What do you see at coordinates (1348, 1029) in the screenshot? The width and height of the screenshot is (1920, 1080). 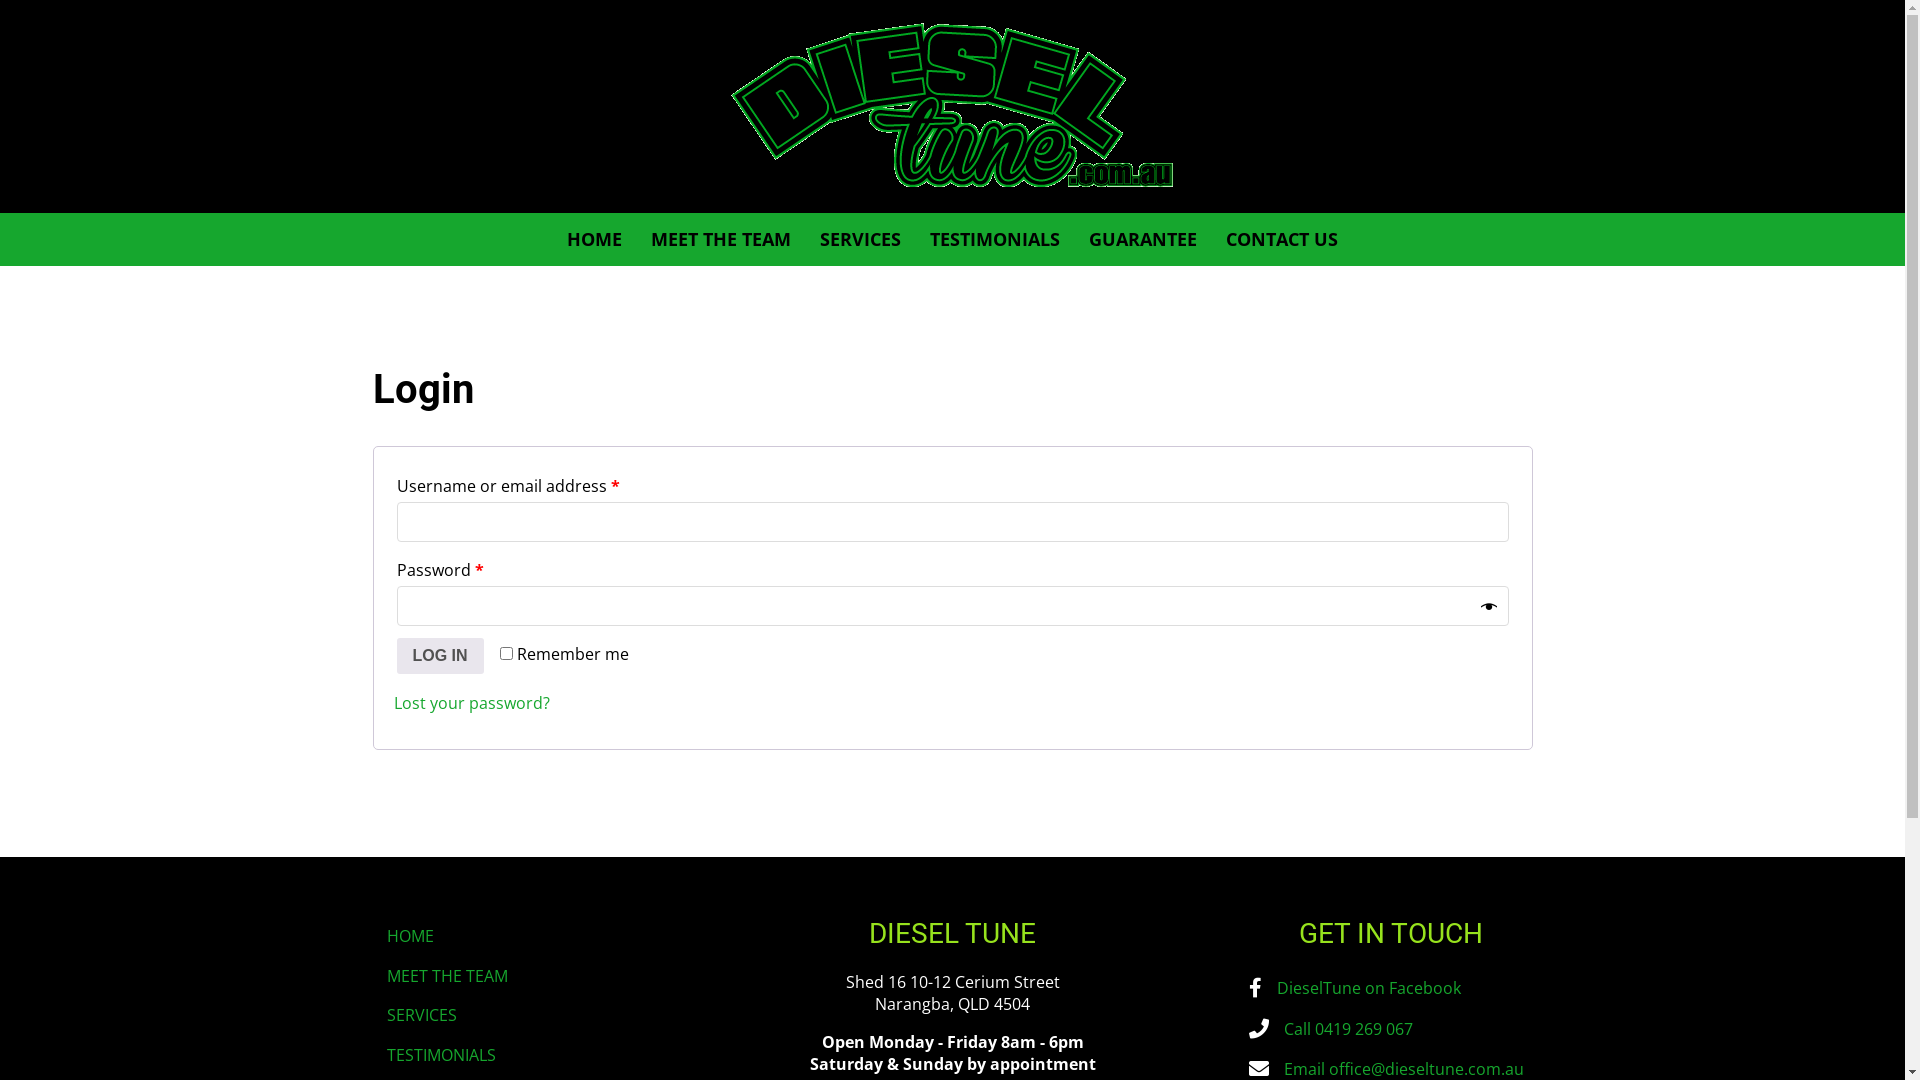 I see `'Call 0419 269 067'` at bounding box center [1348, 1029].